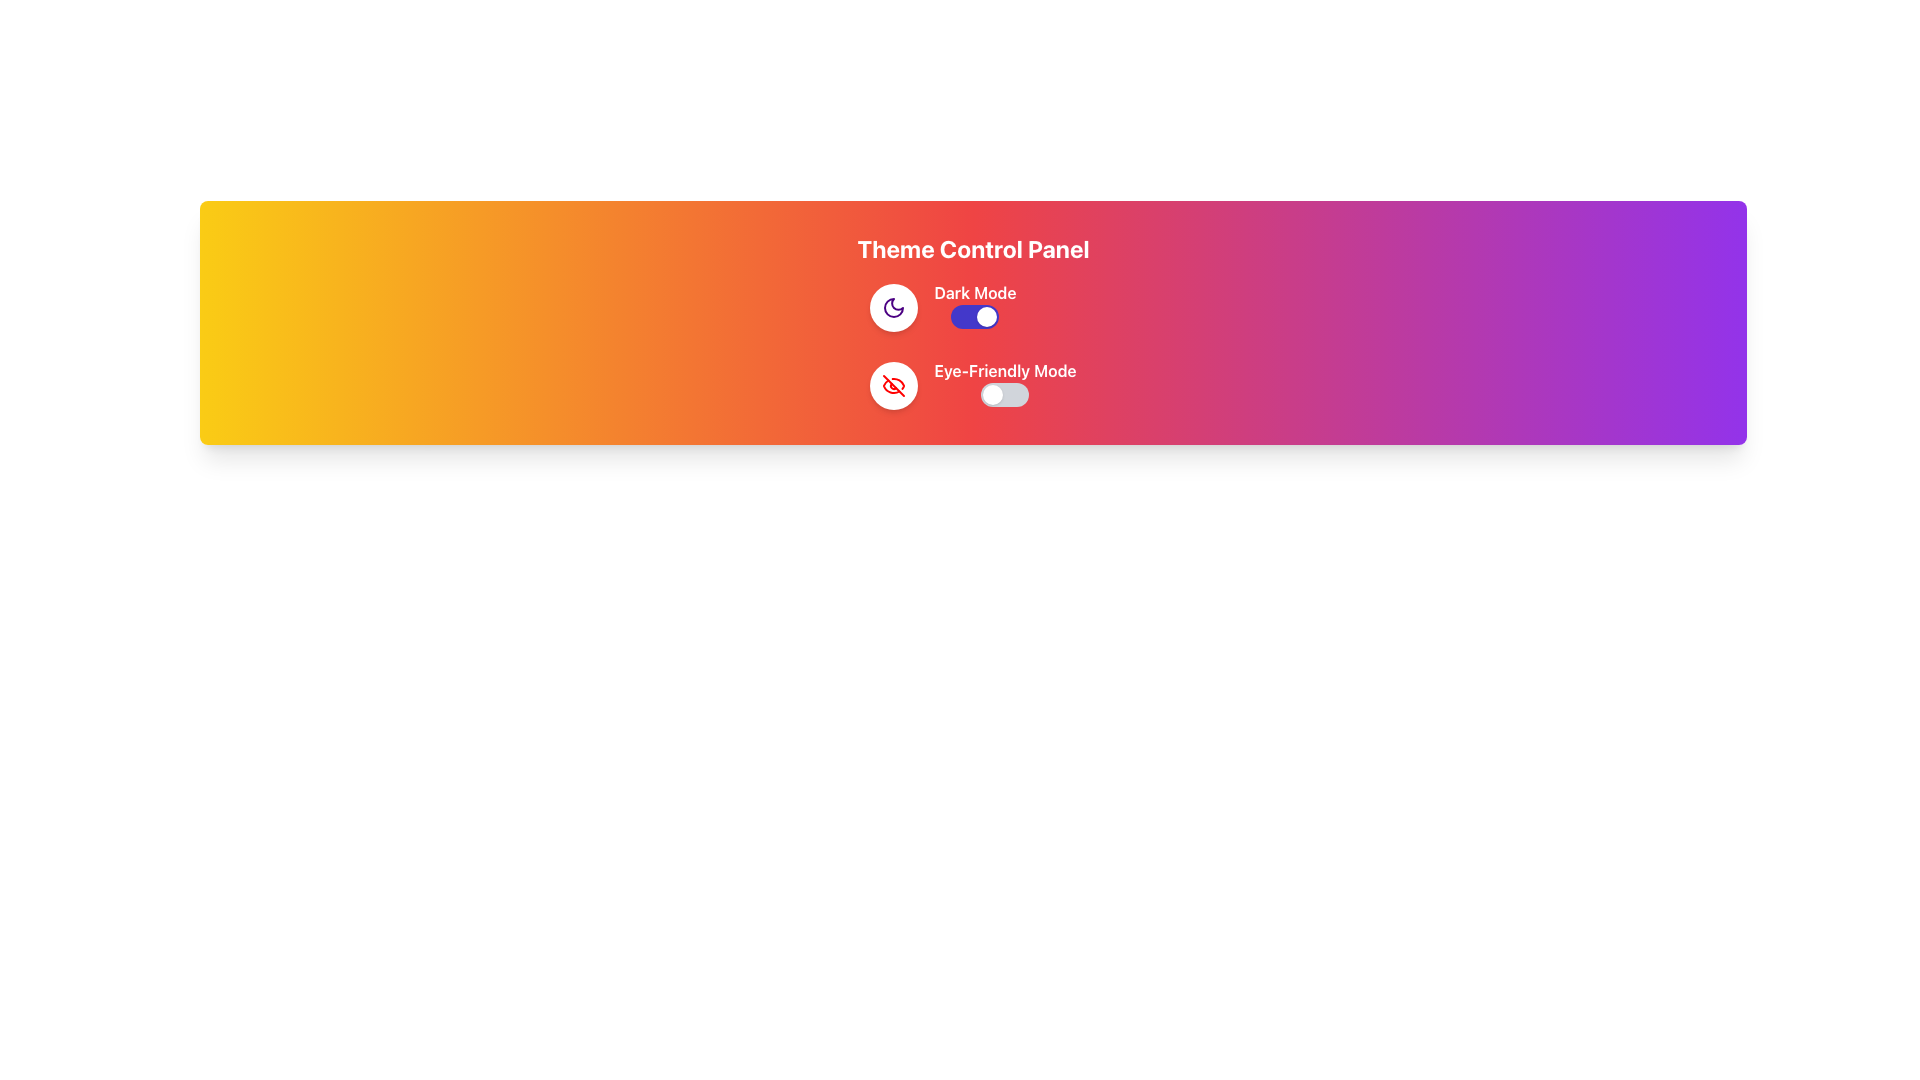 This screenshot has height=1080, width=1920. What do you see at coordinates (973, 248) in the screenshot?
I see `static text label that serves as a title for the theme-related settings section, located at the top of the content group with a gradient background` at bounding box center [973, 248].